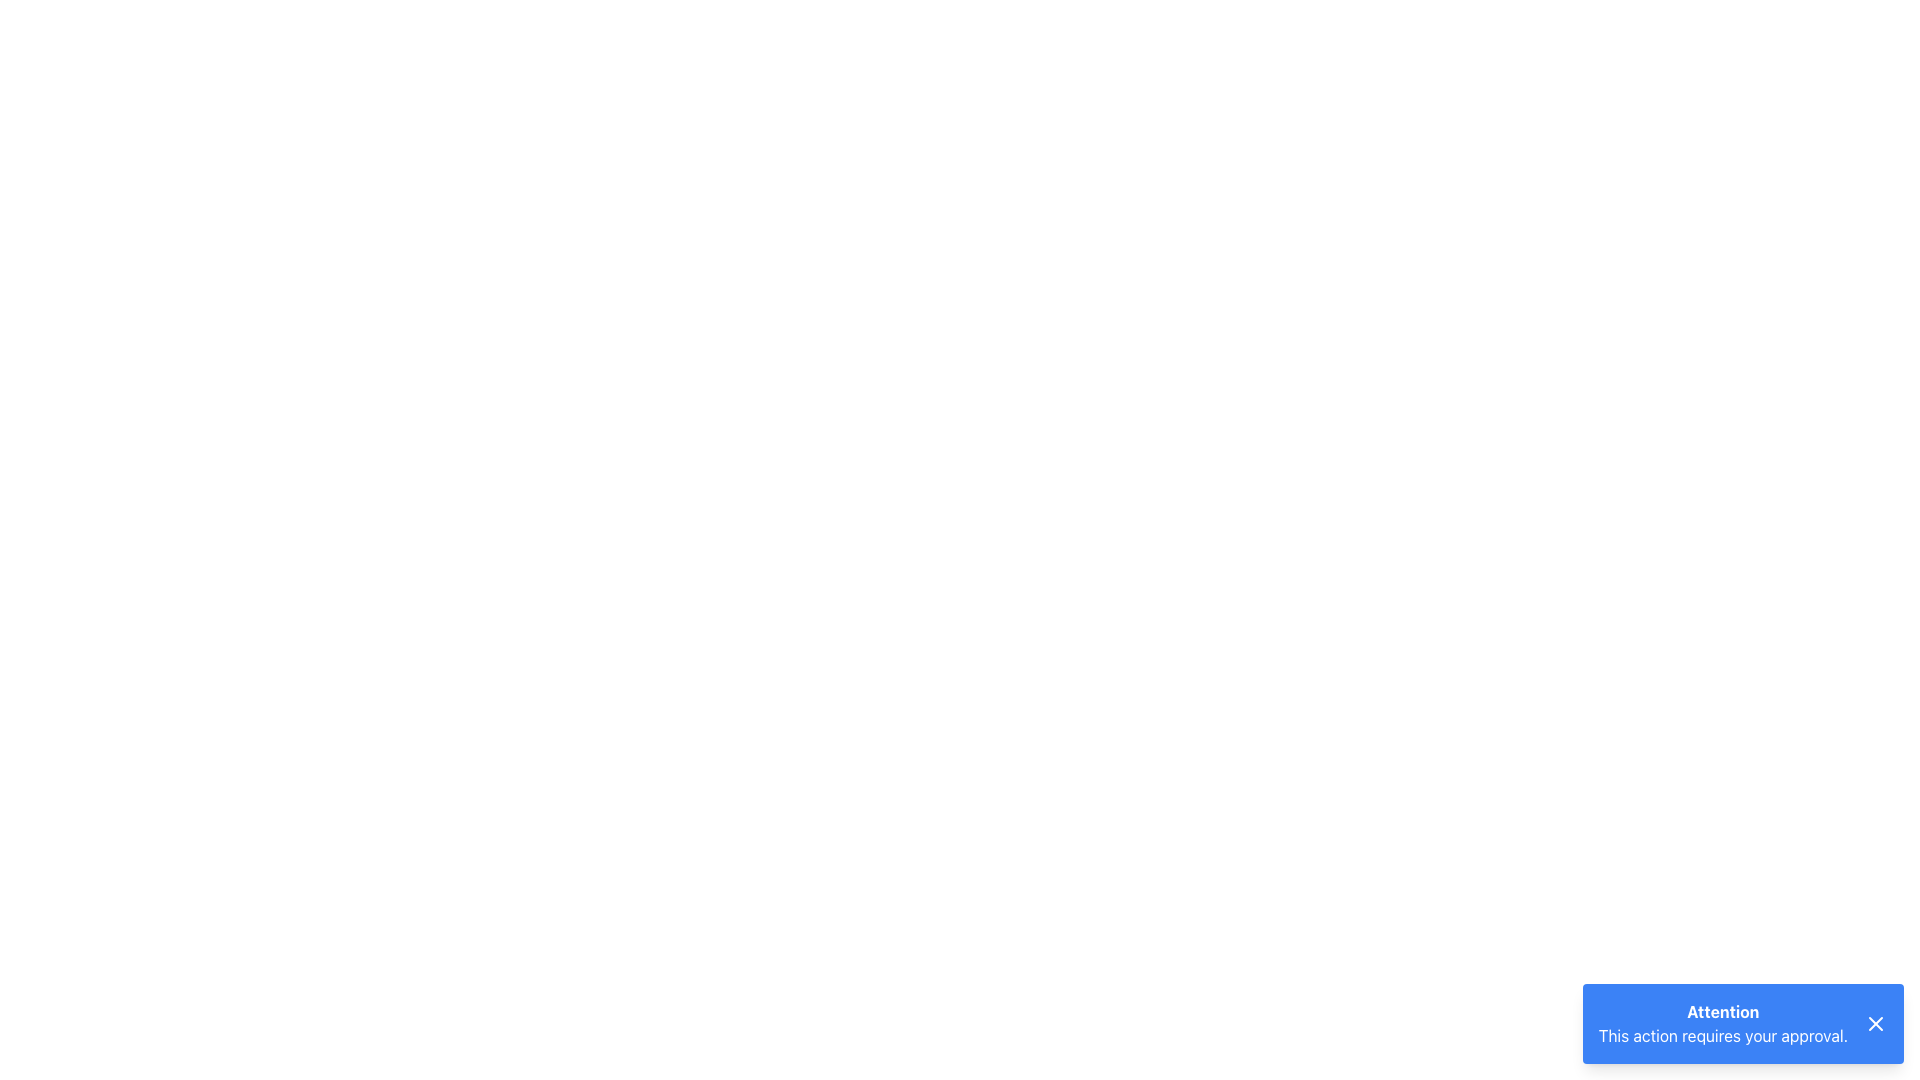  What do you see at coordinates (1742, 1023) in the screenshot?
I see `the primary notification banner located in the bottom right corner of the interface, which conveys critical information and has an 'X' icon for dismissal` at bounding box center [1742, 1023].